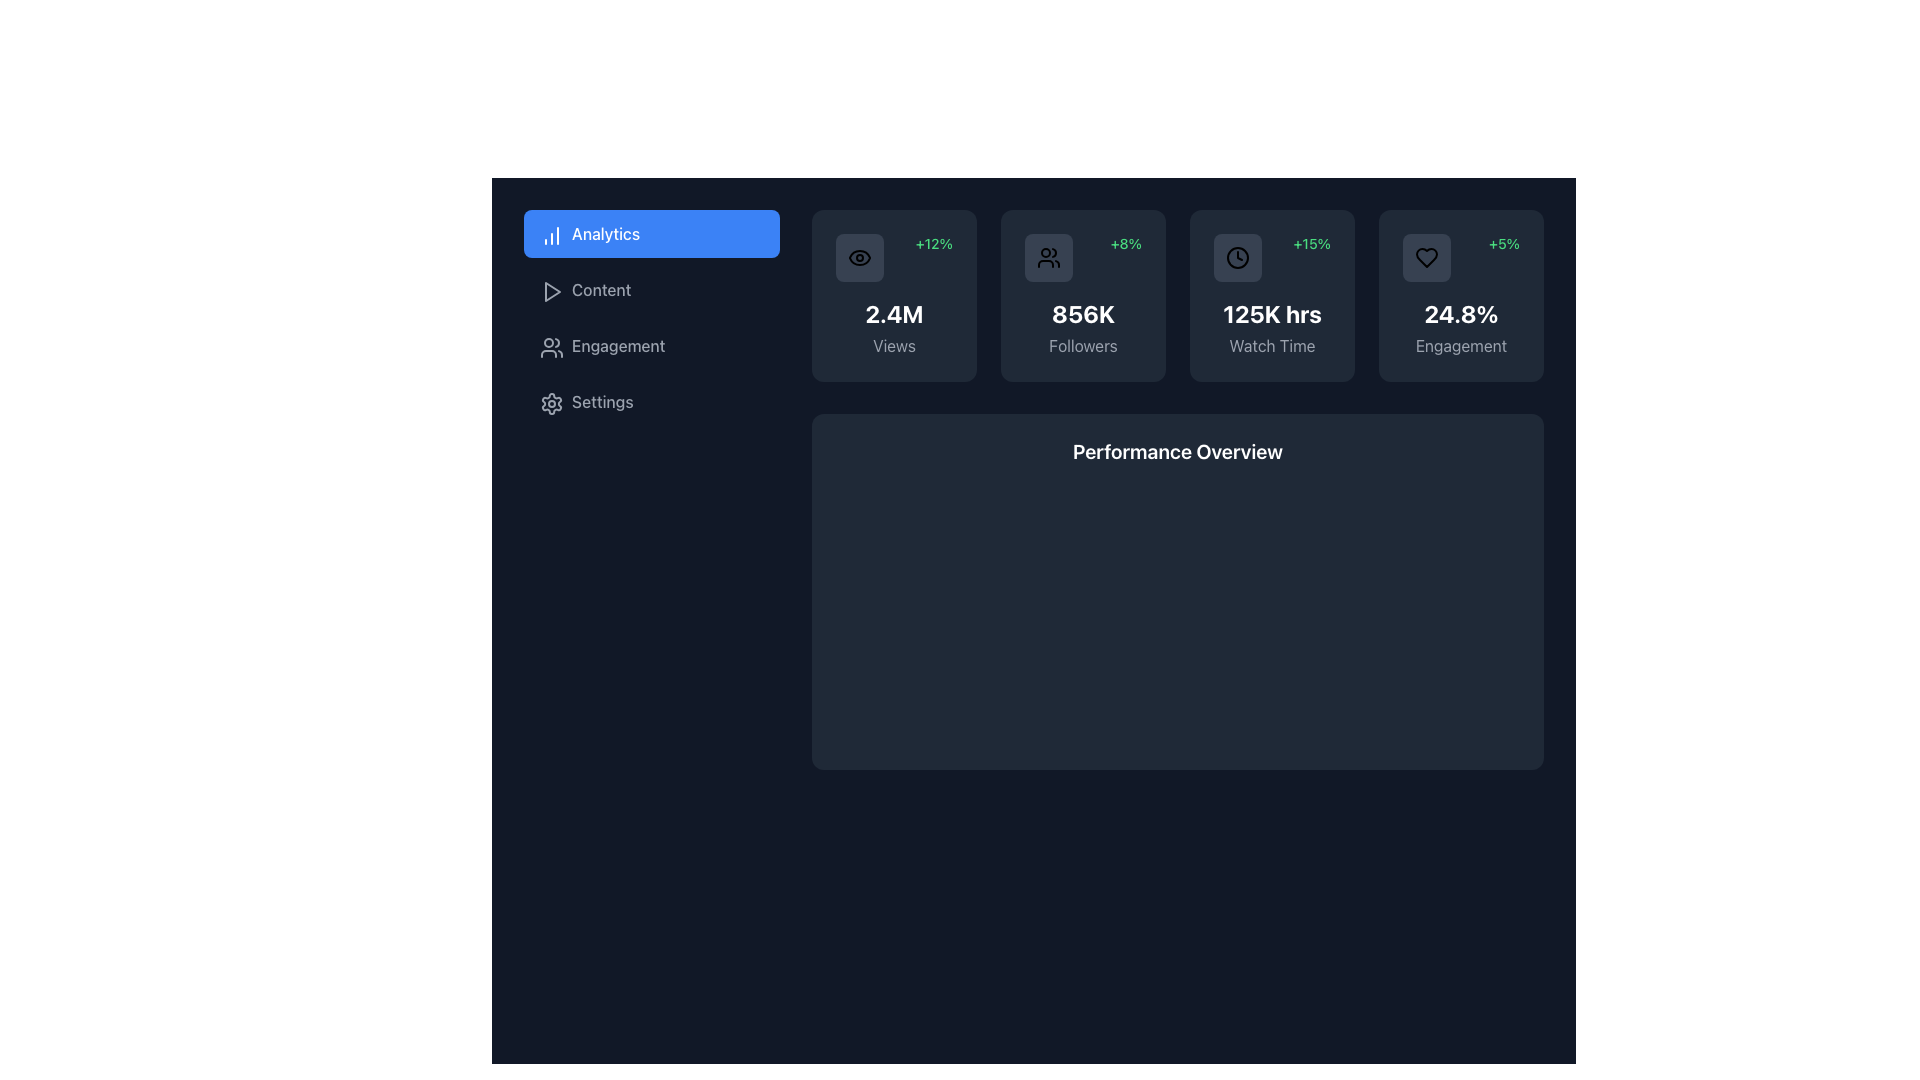  What do you see at coordinates (552, 346) in the screenshot?
I see `the line-art style icon of two users located on the left-side navigation menu, which is positioned next to the 'Engagement' text label` at bounding box center [552, 346].